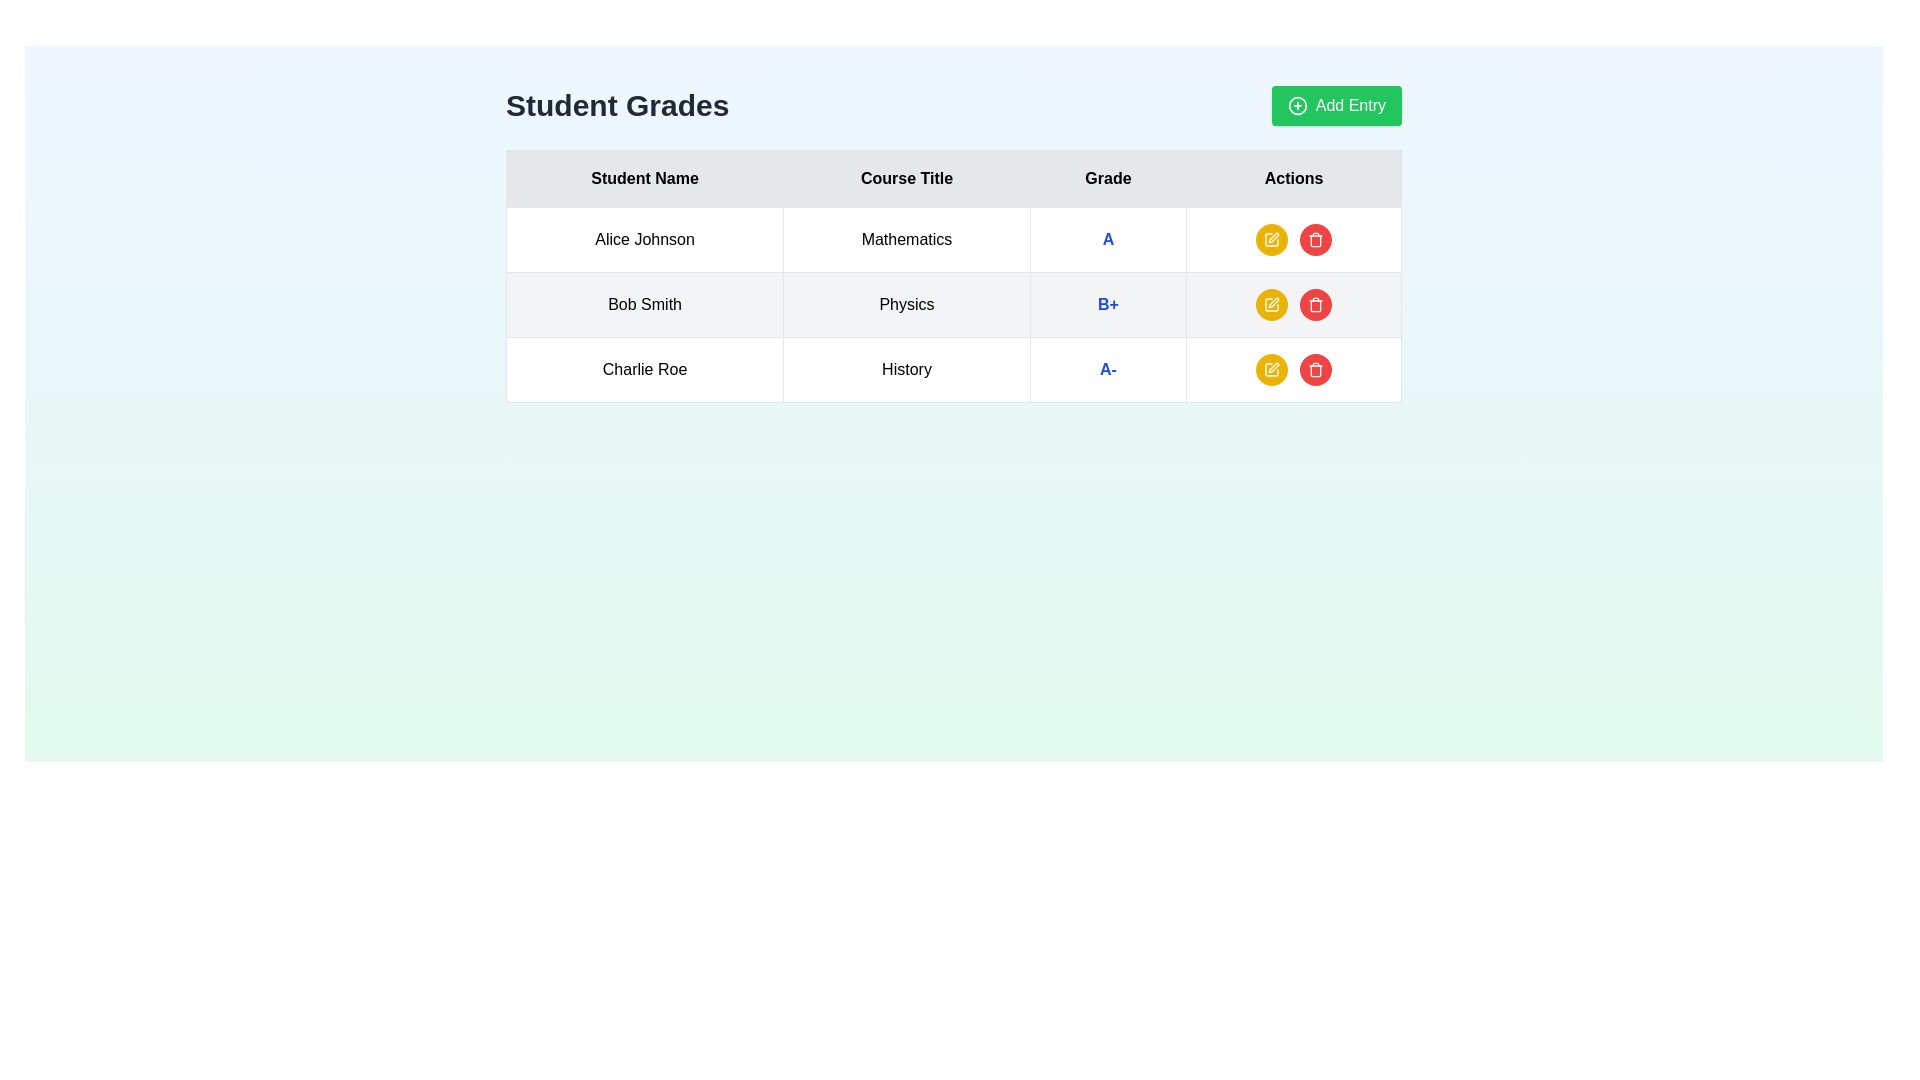 Image resolution: width=1920 pixels, height=1080 pixels. Describe the element at coordinates (1294, 370) in the screenshot. I see `the red delete button in the 'Actions' column for the row labeled 'Charlie Roe' to initiate a delete operation` at that location.